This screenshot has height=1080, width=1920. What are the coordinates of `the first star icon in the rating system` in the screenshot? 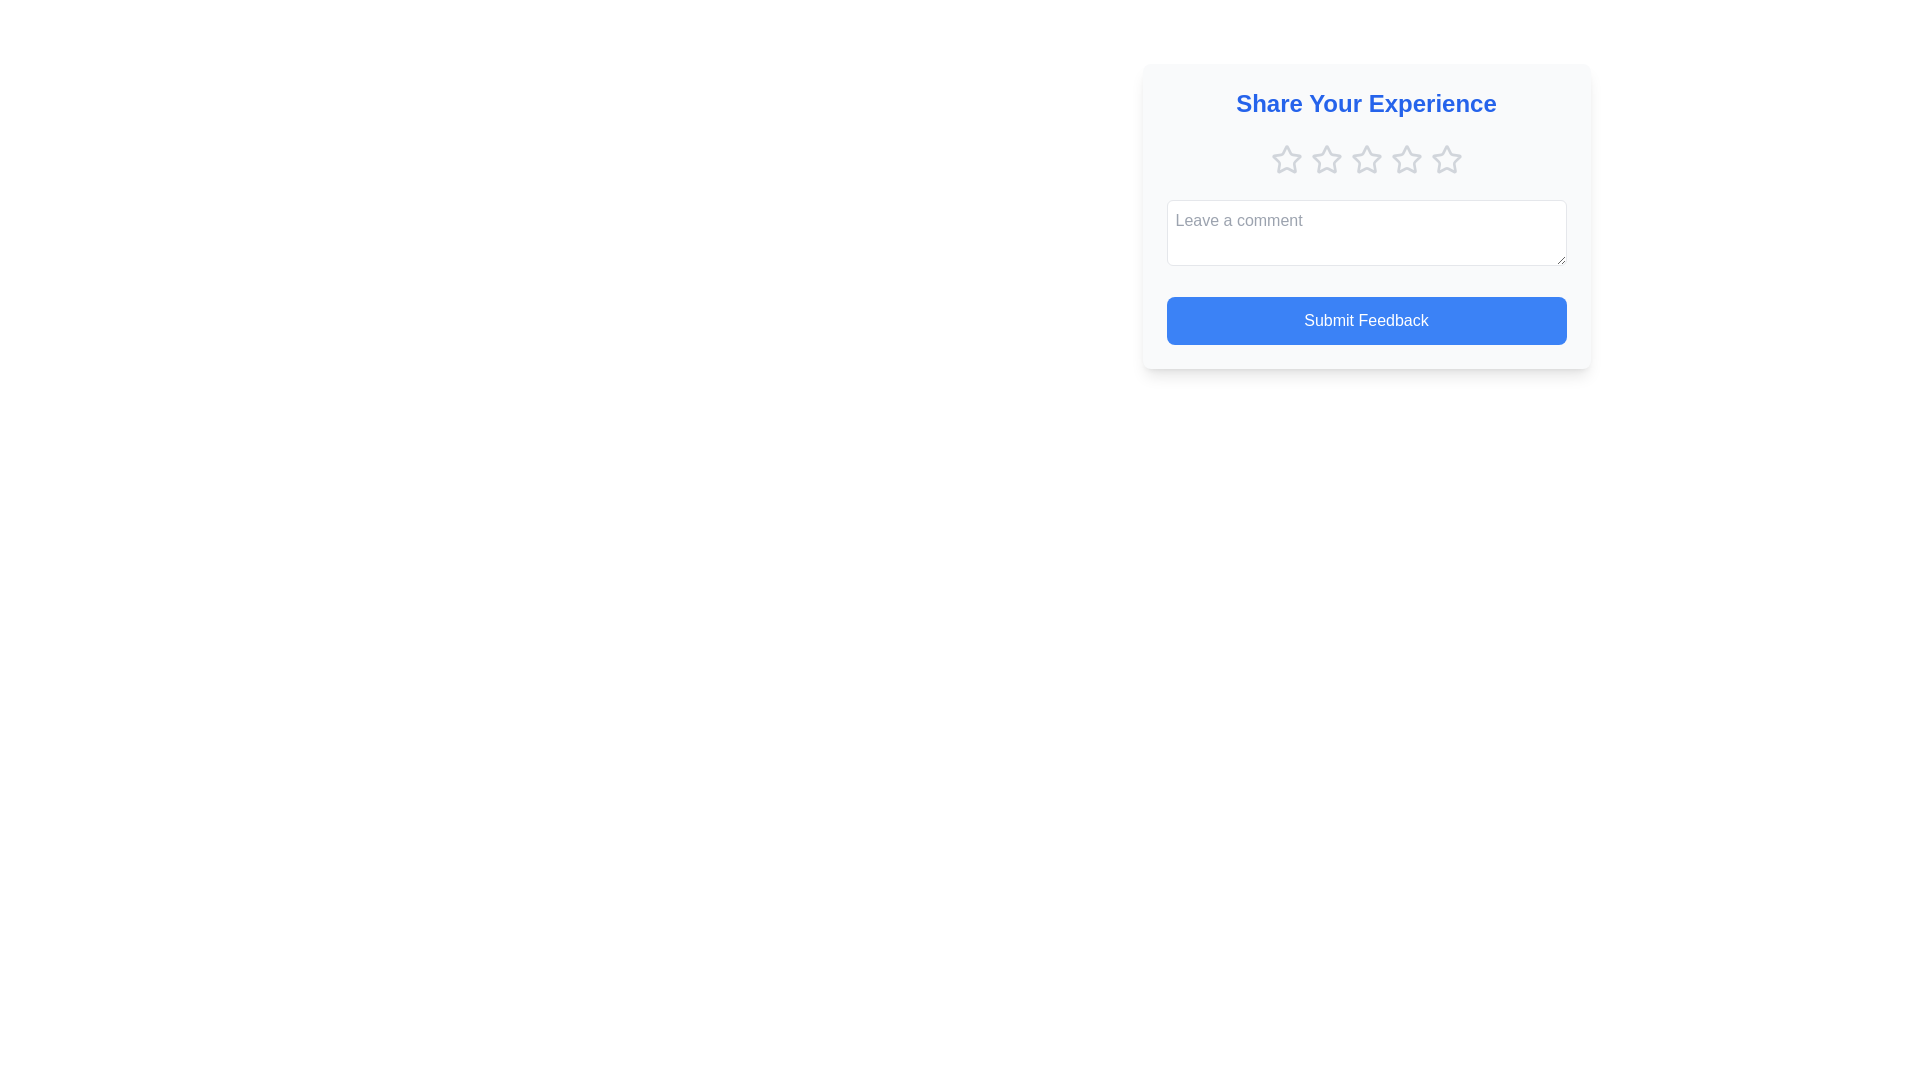 It's located at (1286, 158).